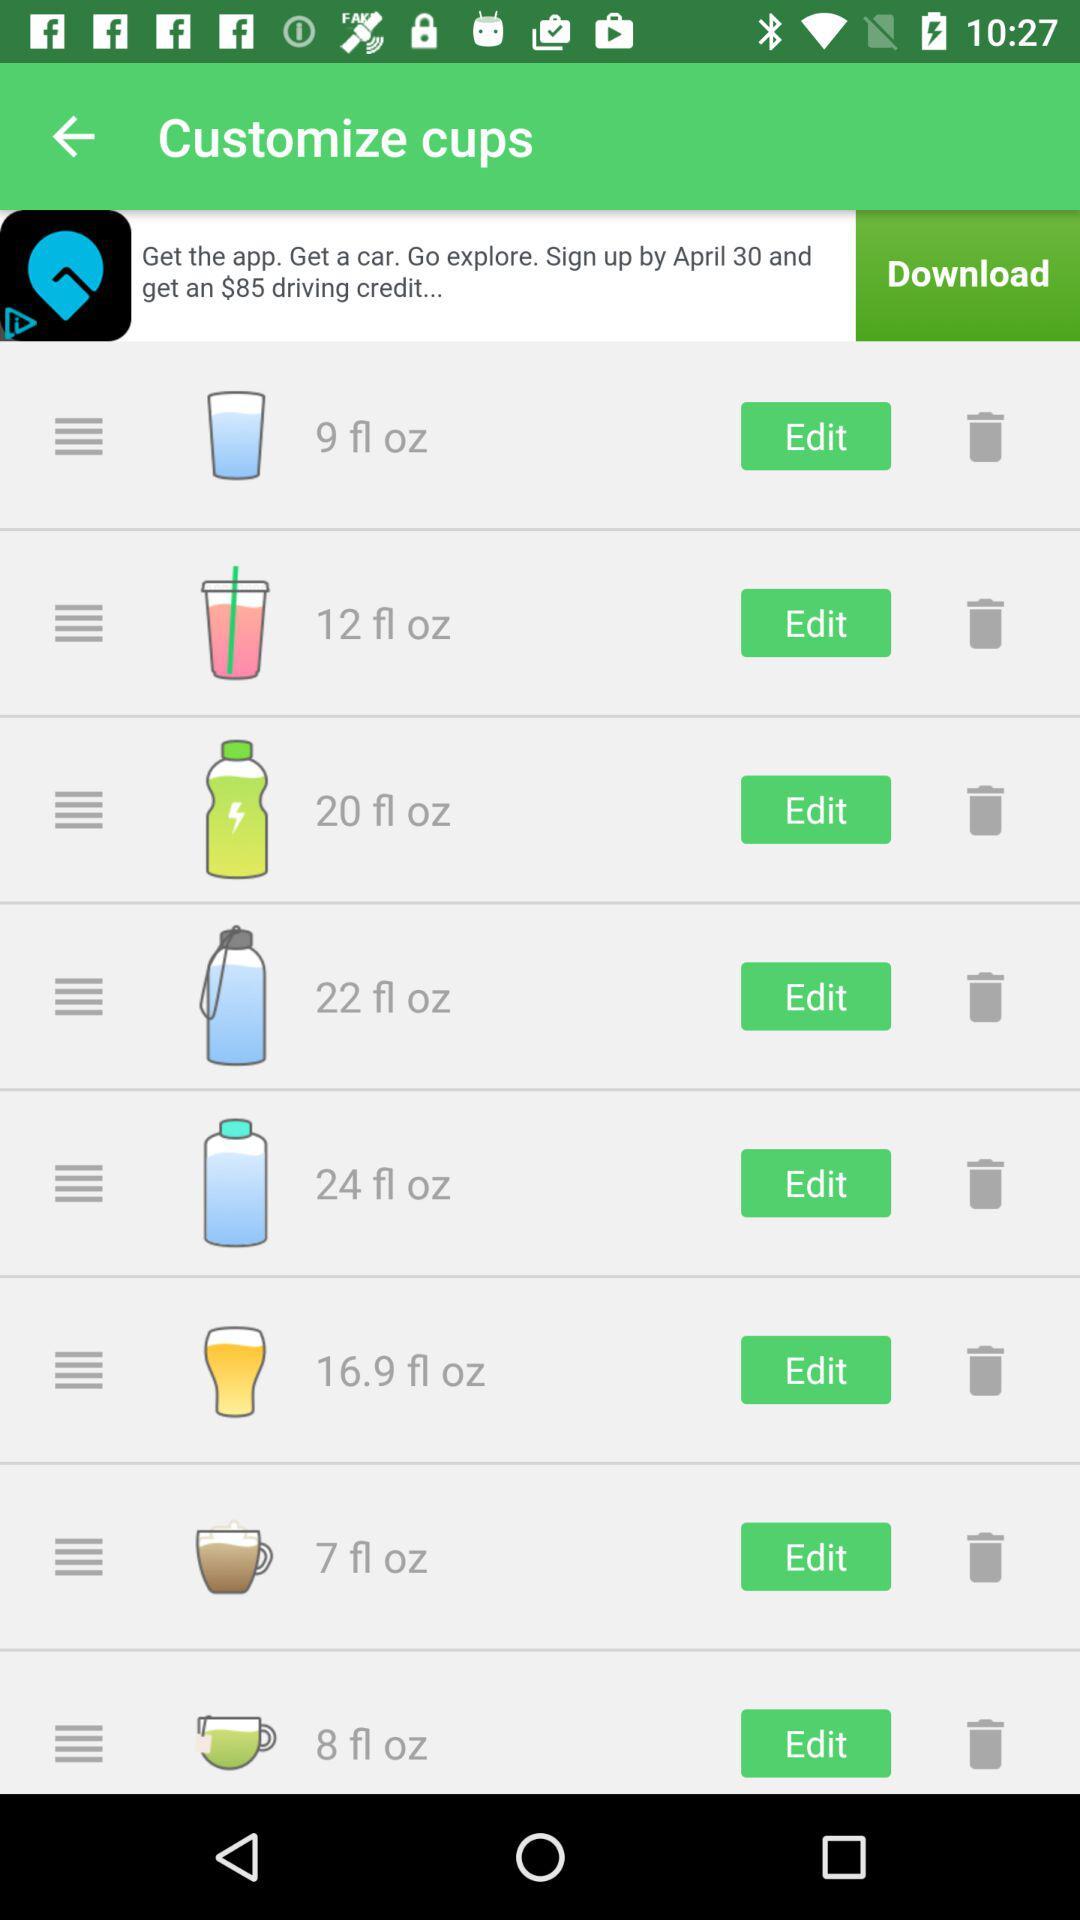  Describe the element at coordinates (984, 1368) in the screenshot. I see `delete the option` at that location.